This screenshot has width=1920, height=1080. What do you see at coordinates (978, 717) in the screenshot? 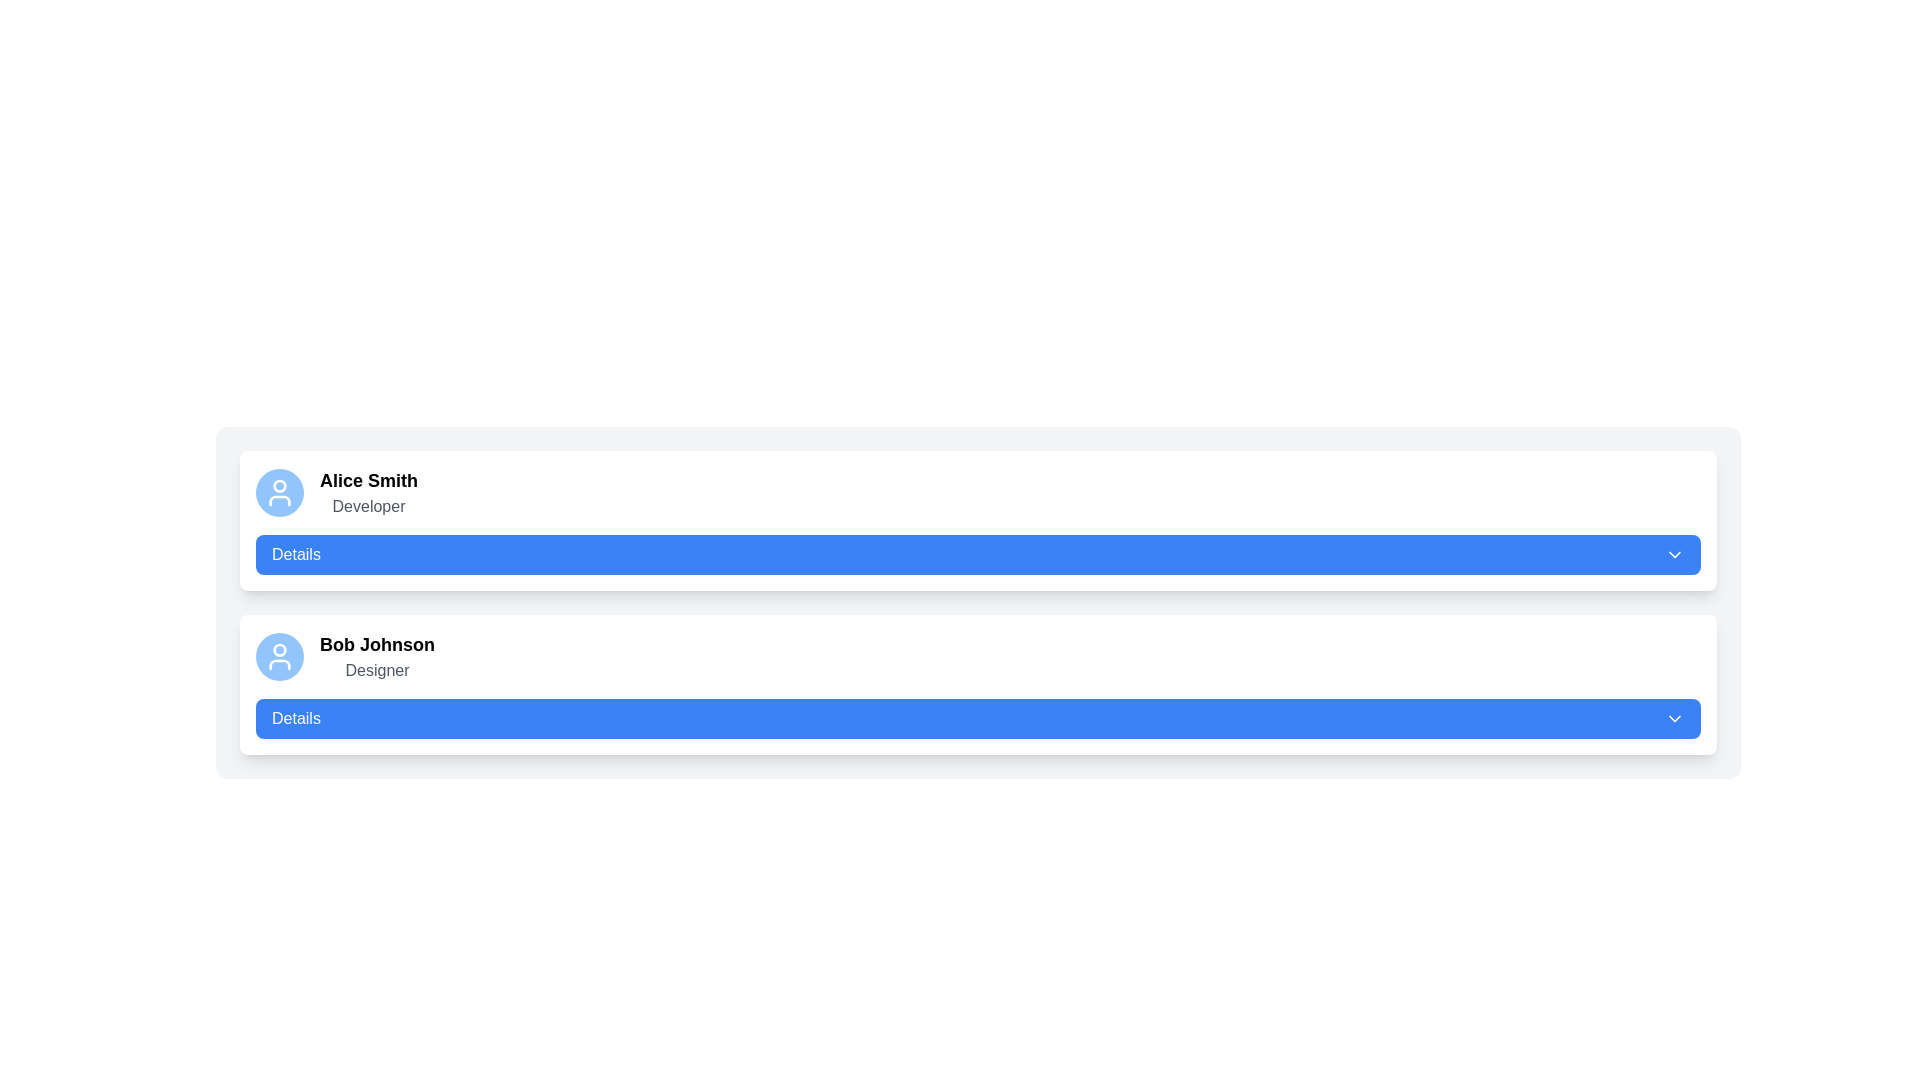
I see `the blue button labeled 'Details' with rounded edges` at bounding box center [978, 717].